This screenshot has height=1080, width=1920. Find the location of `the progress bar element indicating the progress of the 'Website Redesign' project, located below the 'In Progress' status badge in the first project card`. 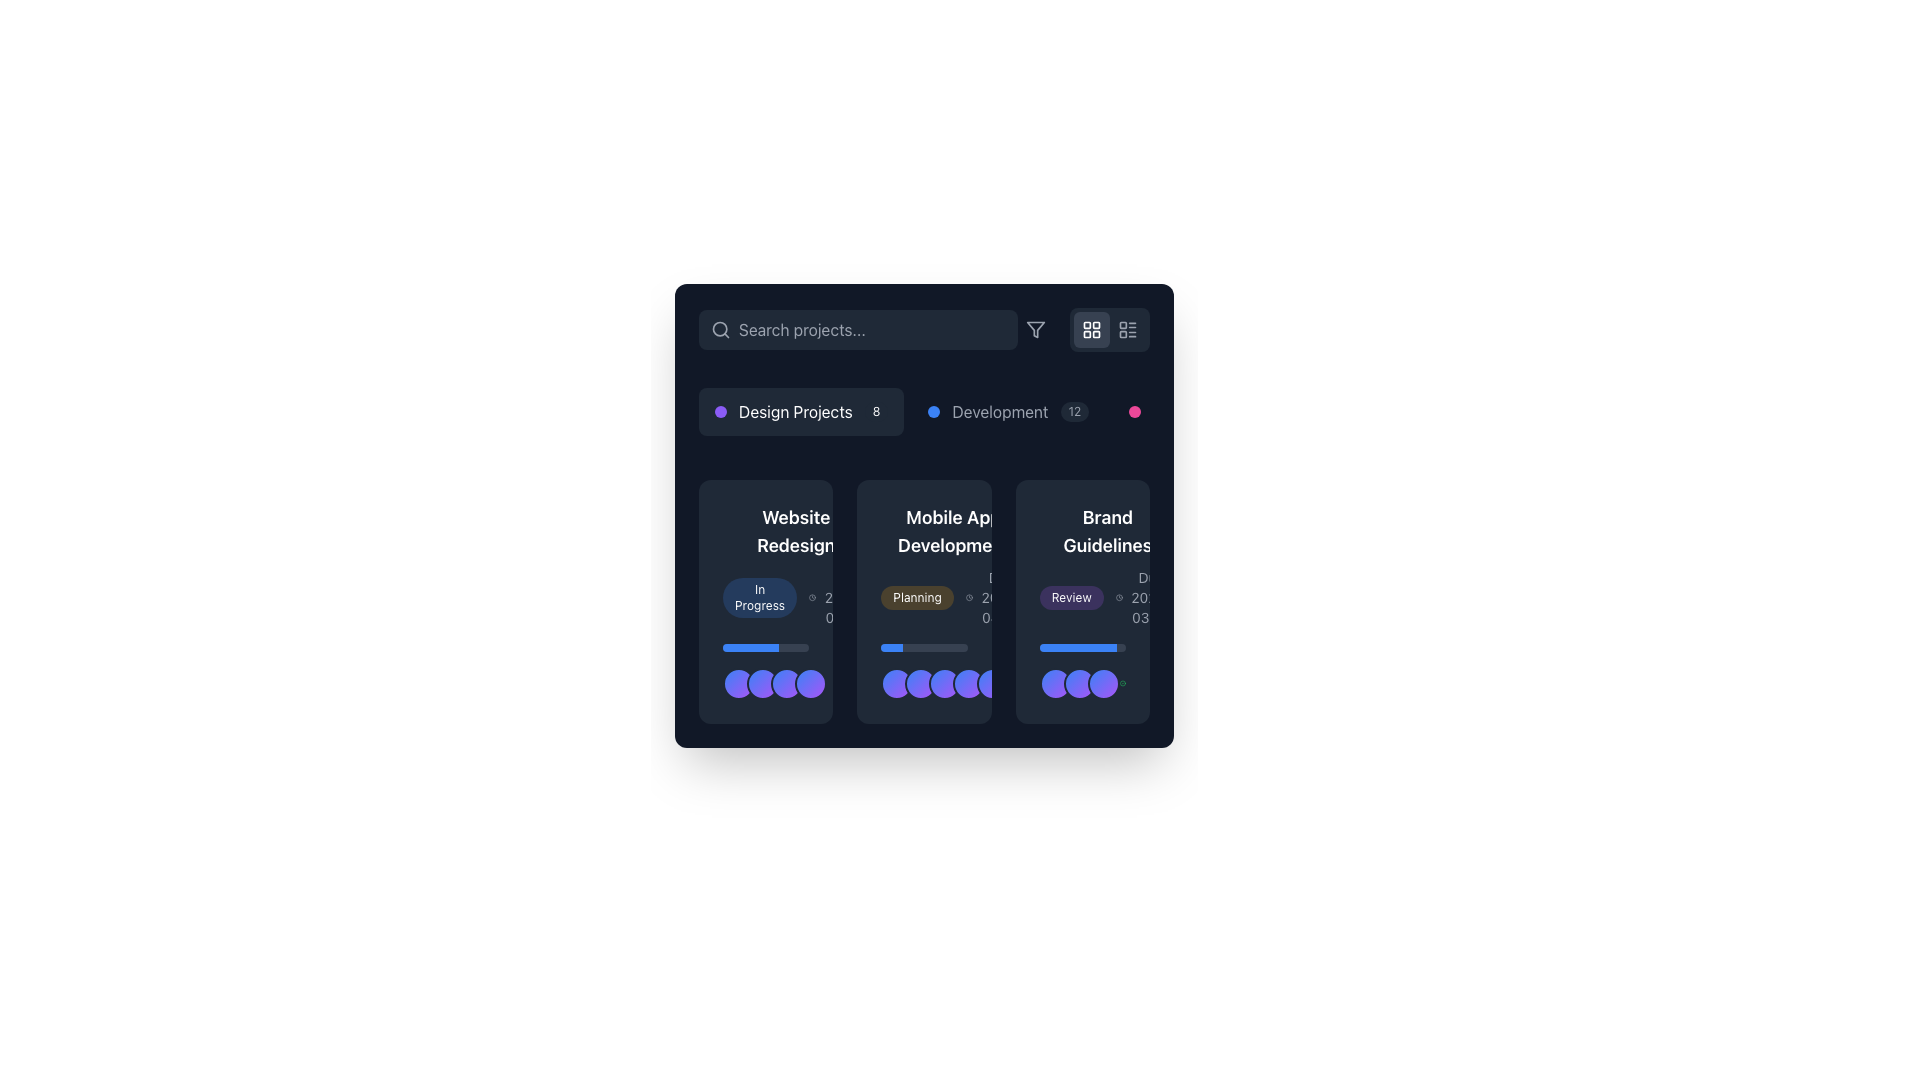

the progress bar element indicating the progress of the 'Website Redesign' project, located below the 'In Progress' status badge in the first project card is located at coordinates (765, 648).